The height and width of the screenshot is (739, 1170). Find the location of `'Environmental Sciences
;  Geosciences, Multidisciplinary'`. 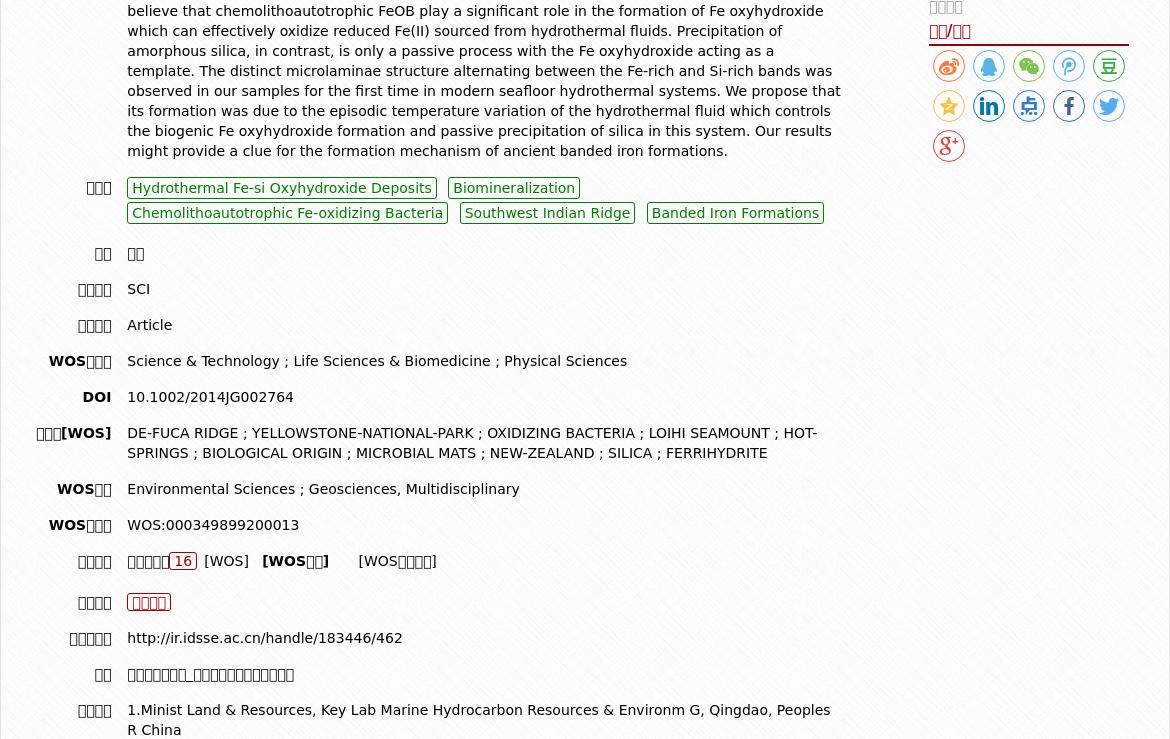

'Environmental Sciences
;  Geosciences, Multidisciplinary' is located at coordinates (322, 487).